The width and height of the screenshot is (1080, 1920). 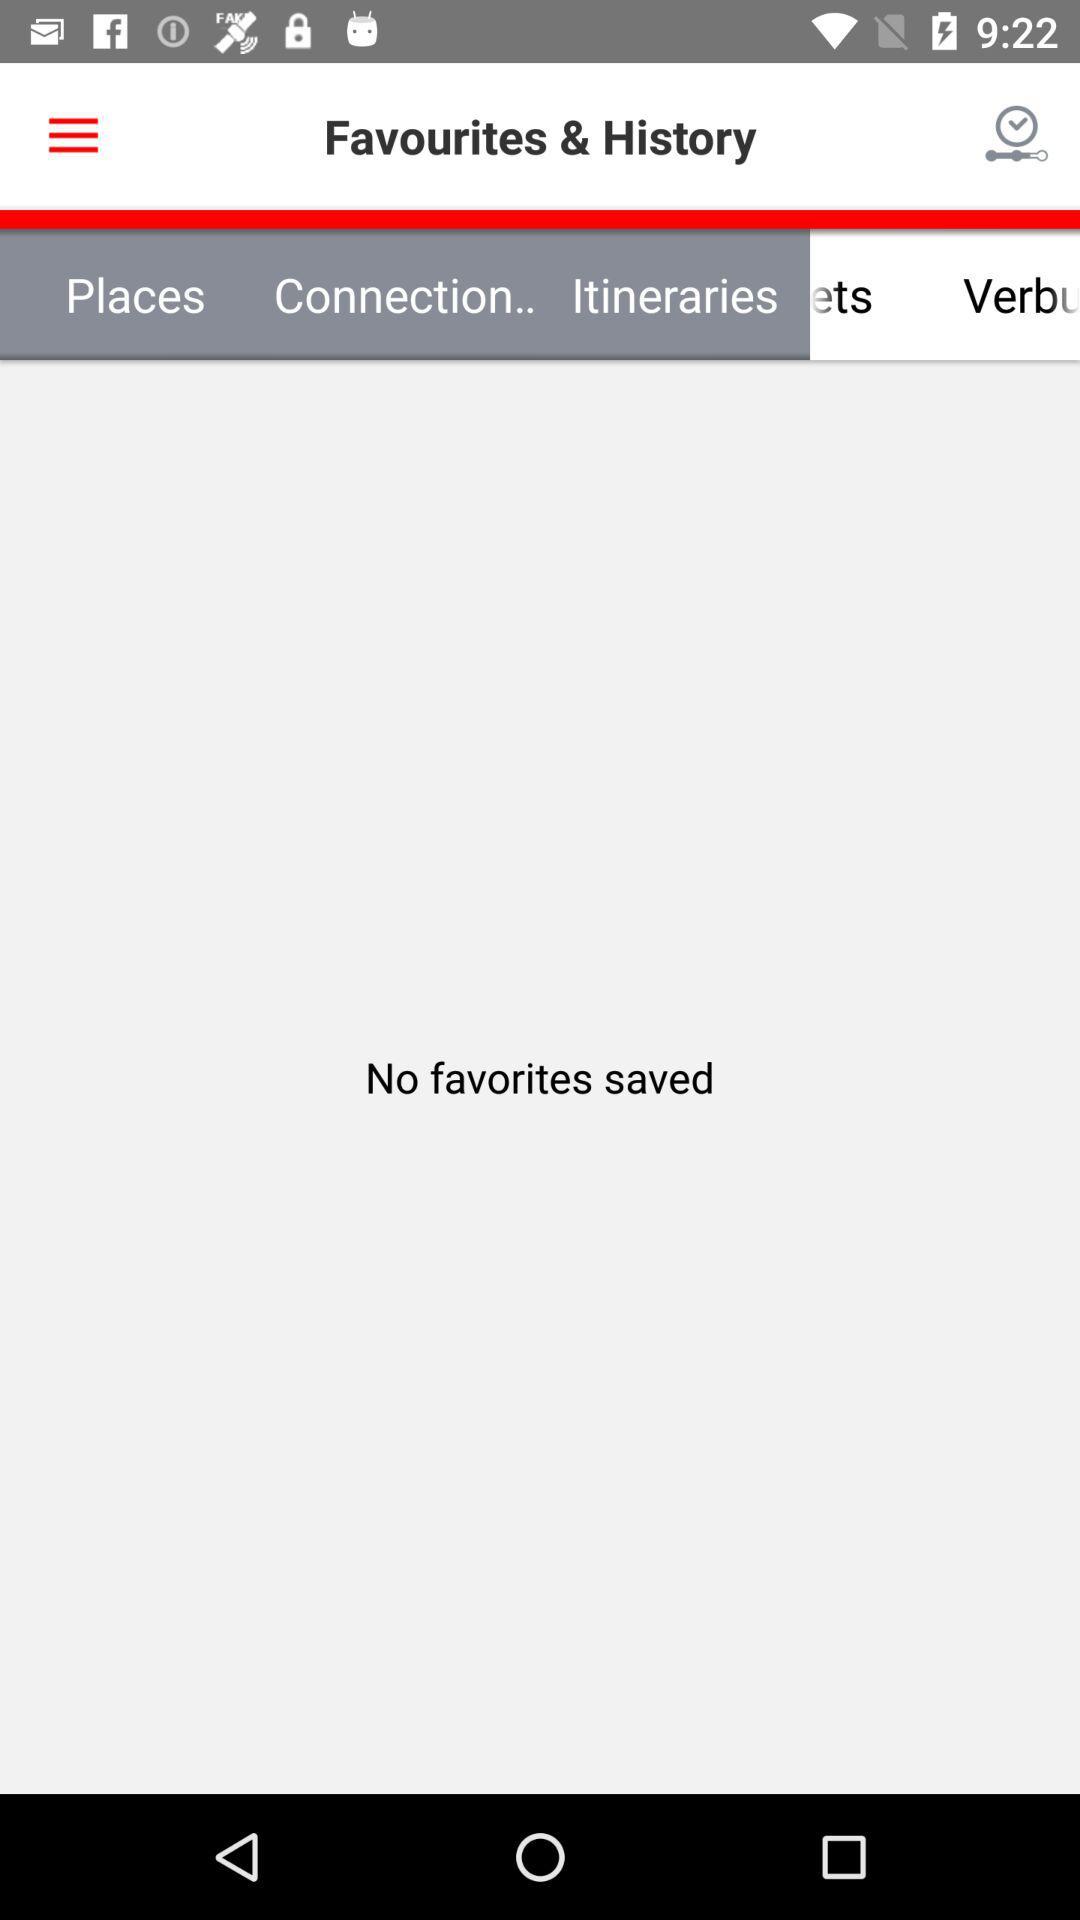 What do you see at coordinates (135, 293) in the screenshot?
I see `the places icon` at bounding box center [135, 293].